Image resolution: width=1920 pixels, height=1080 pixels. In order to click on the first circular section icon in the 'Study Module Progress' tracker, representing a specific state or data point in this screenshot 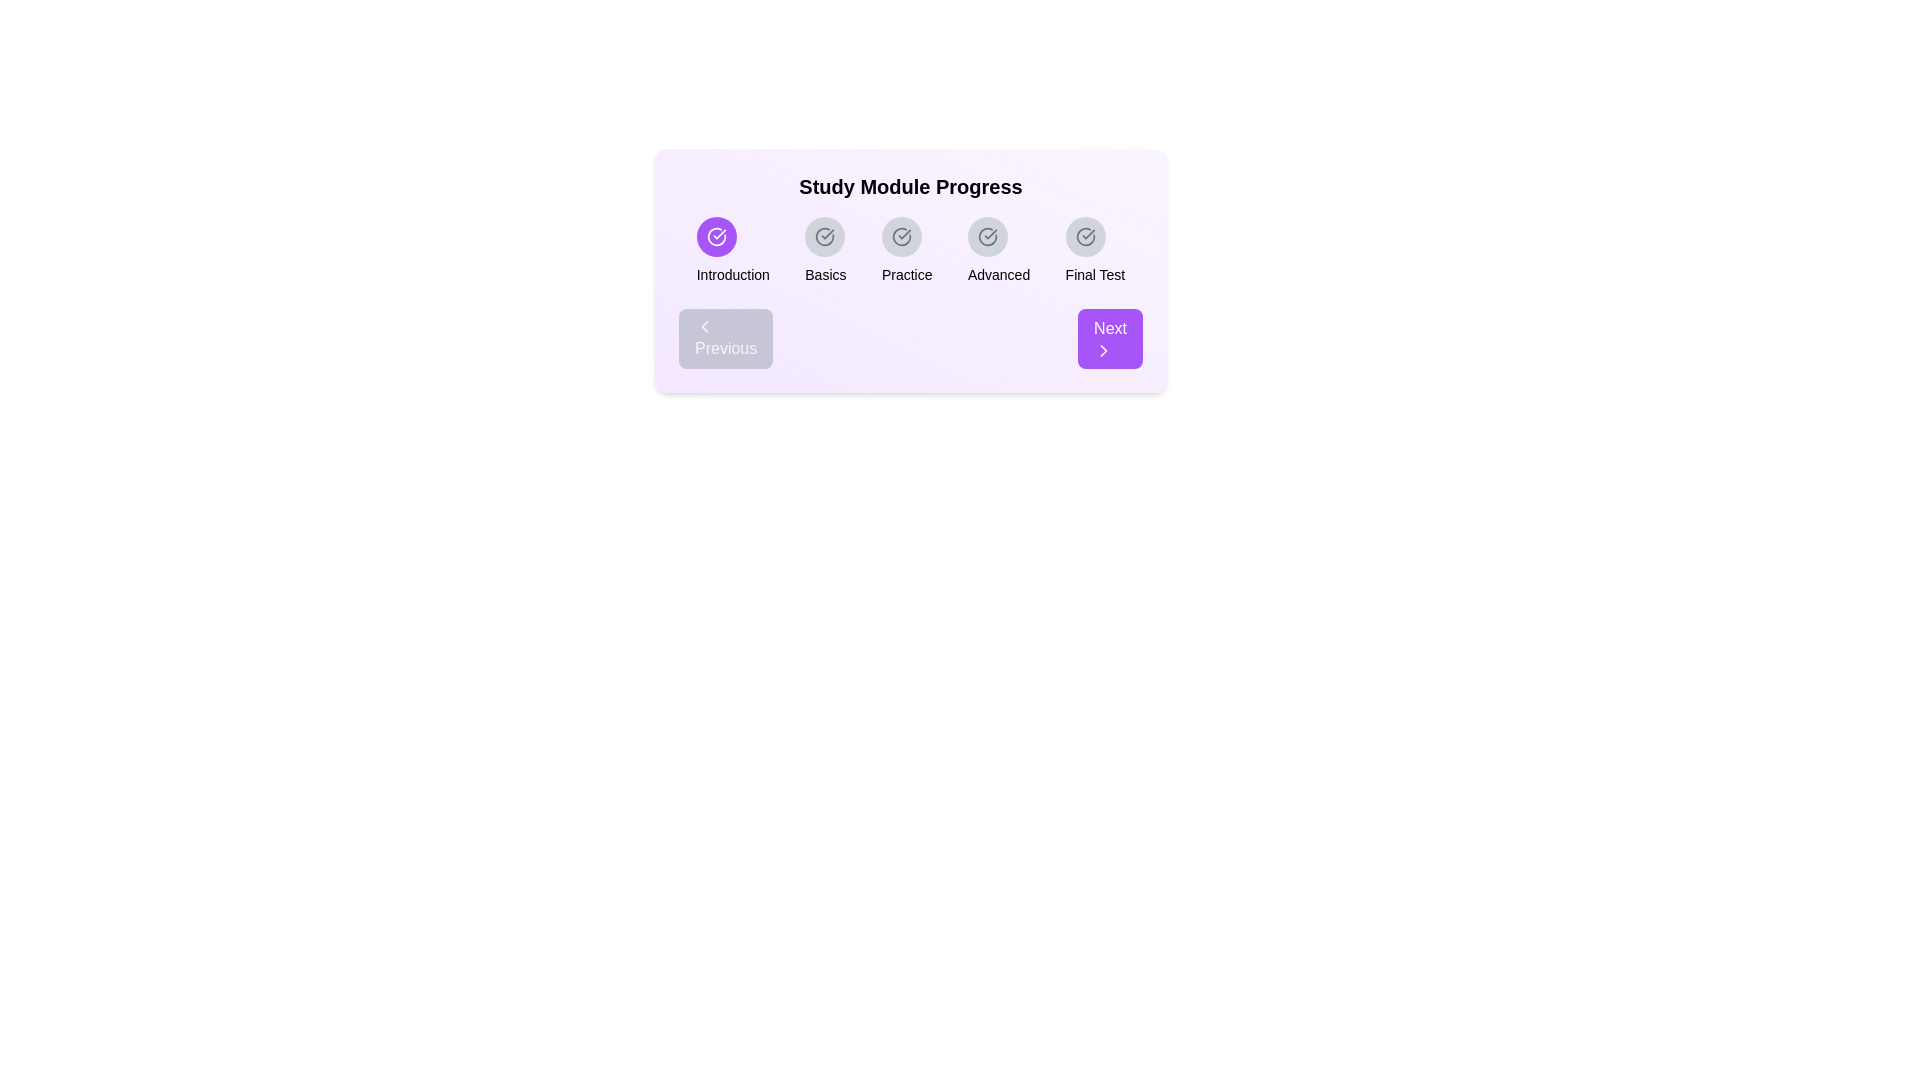, I will do `click(716, 235)`.